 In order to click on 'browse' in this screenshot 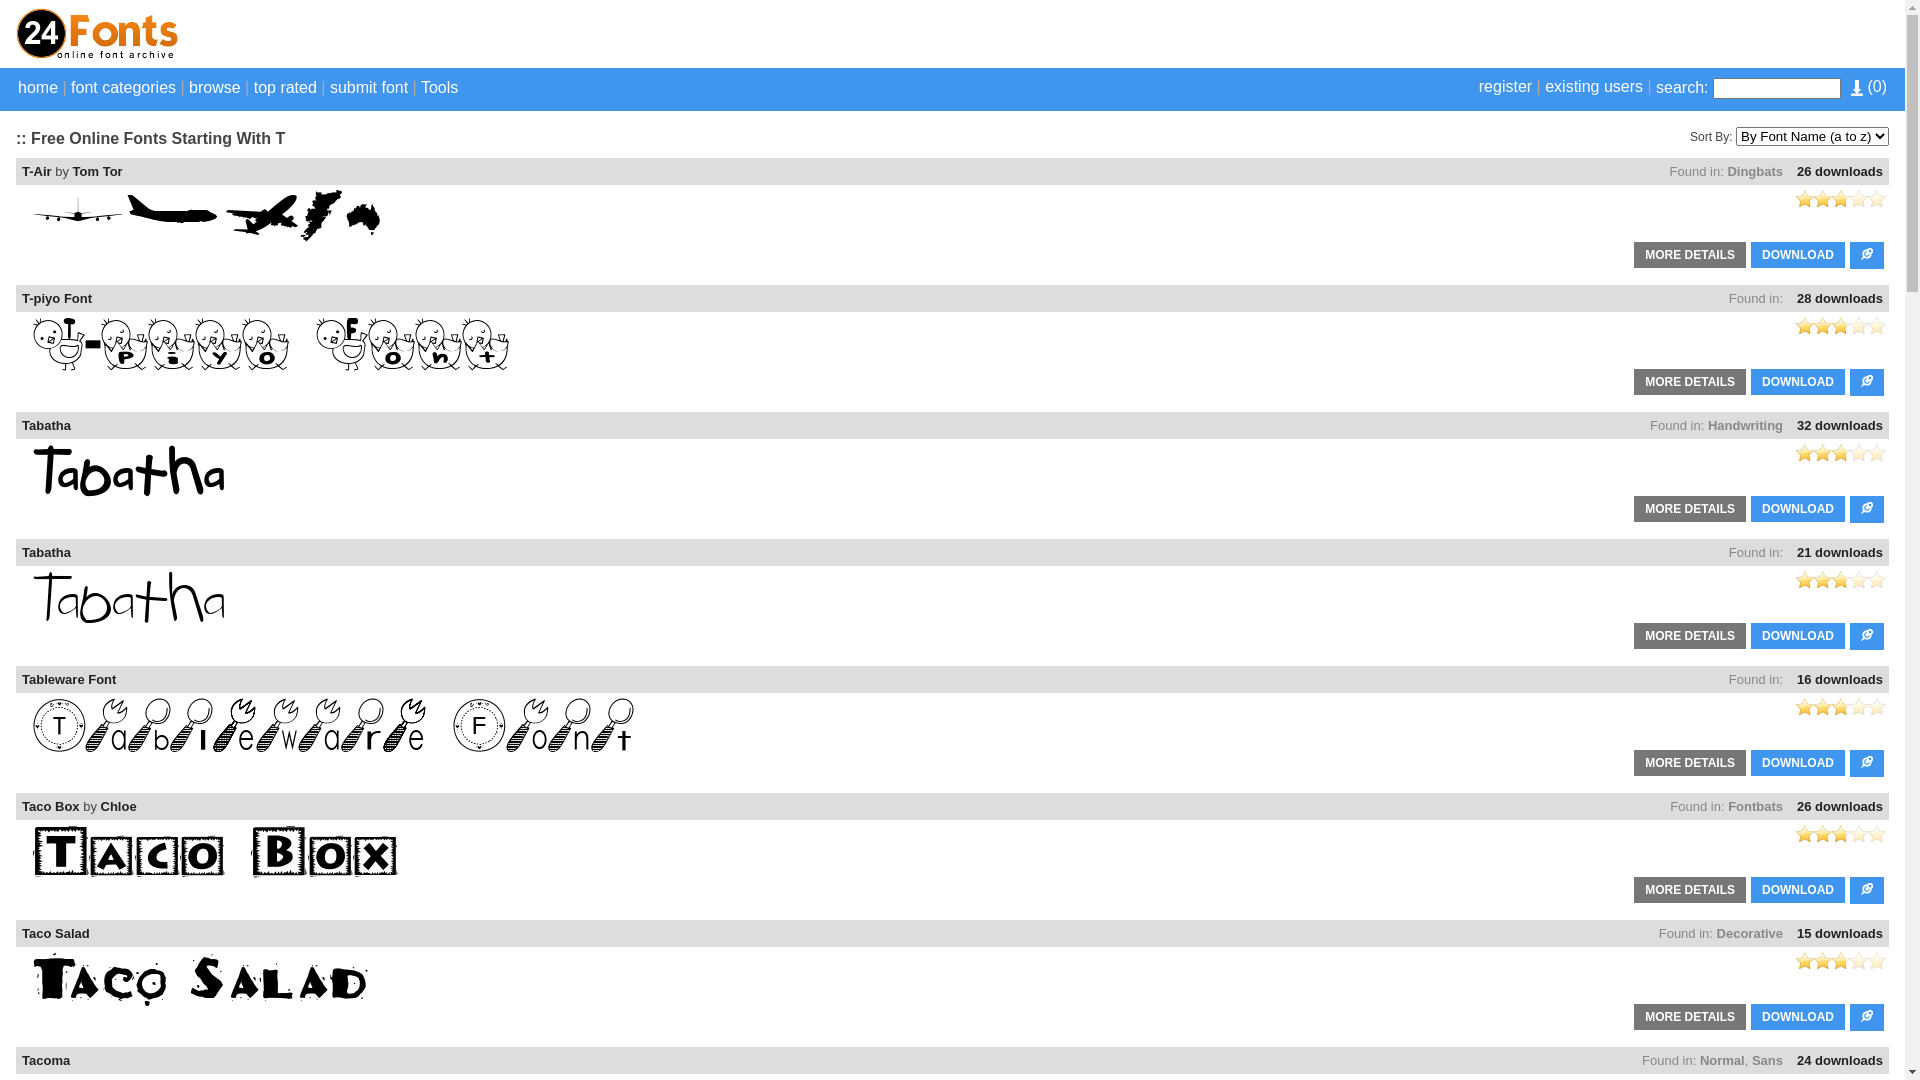, I will do `click(215, 86)`.